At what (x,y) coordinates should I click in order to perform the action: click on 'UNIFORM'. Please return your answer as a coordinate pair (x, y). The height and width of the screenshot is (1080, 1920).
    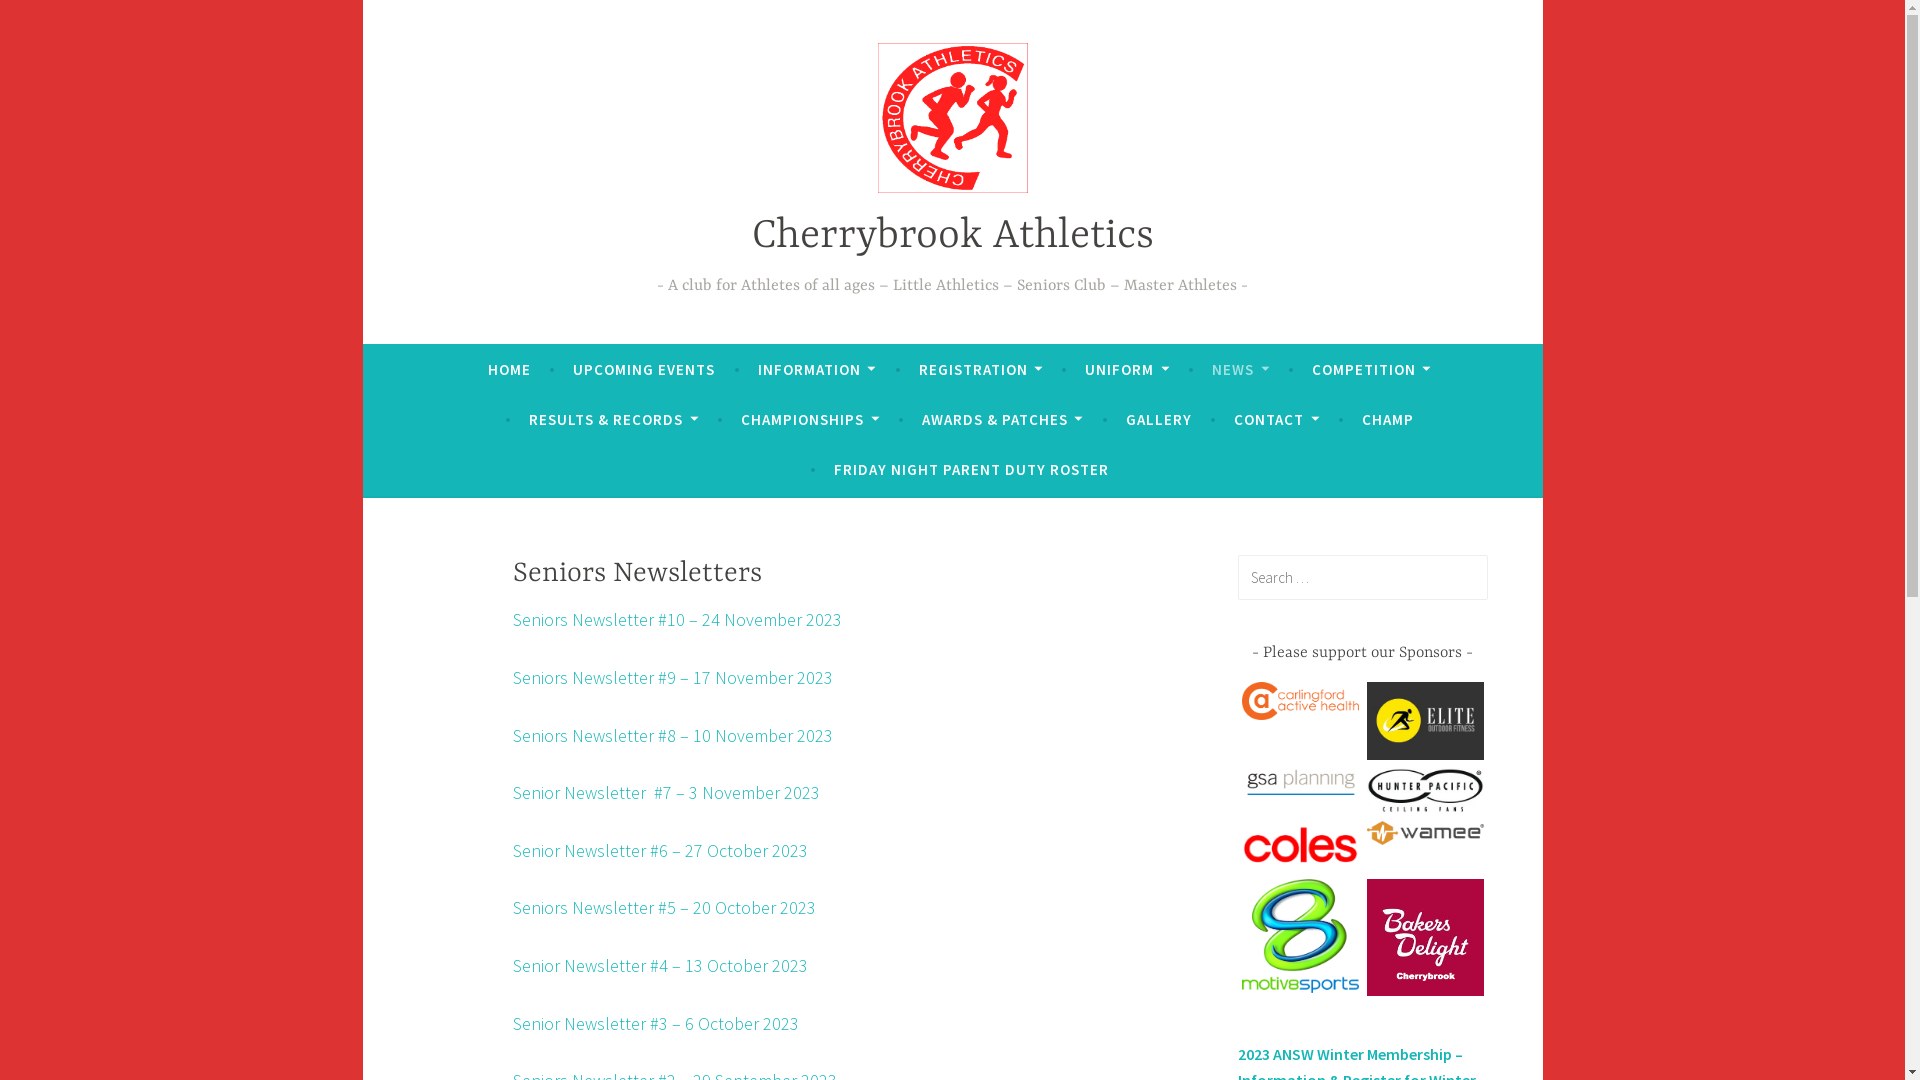
    Looking at the image, I should click on (1083, 370).